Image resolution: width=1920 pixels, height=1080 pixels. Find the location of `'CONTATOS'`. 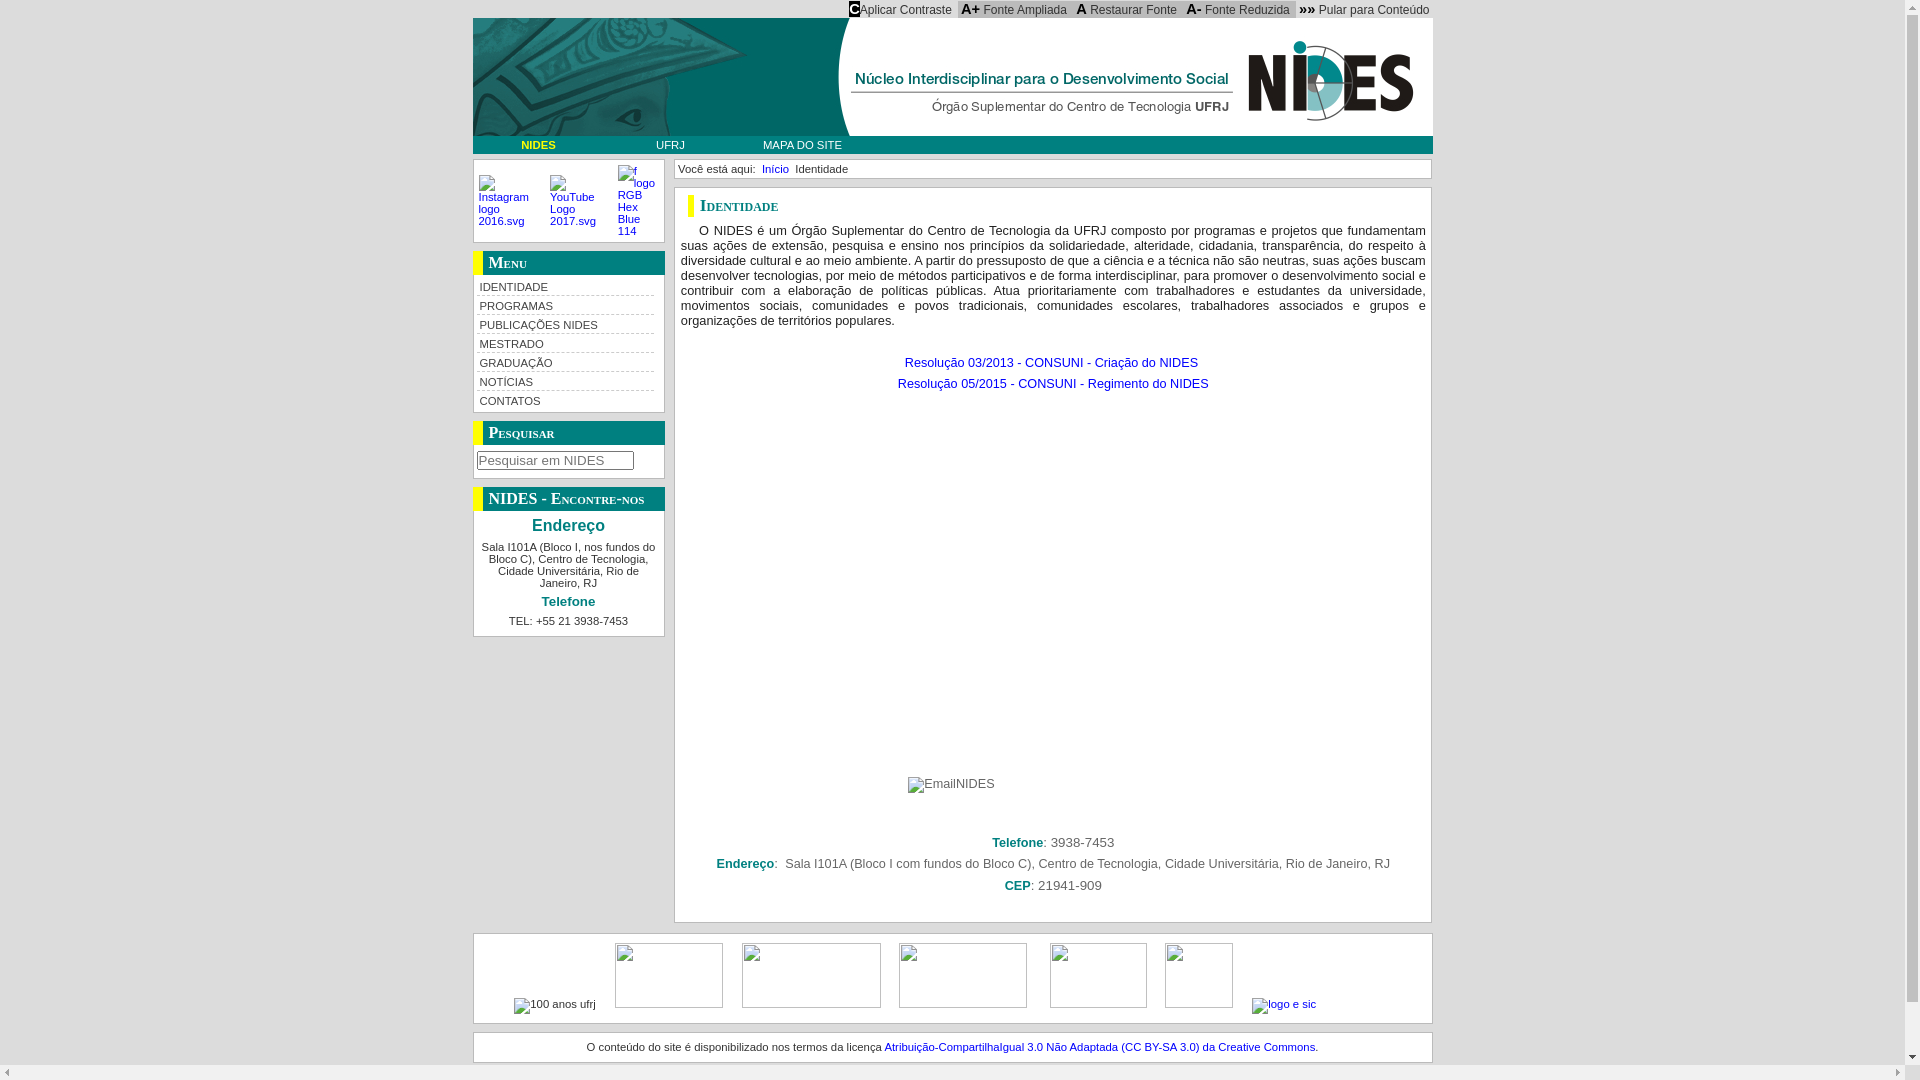

'CONTATOS' is located at coordinates (564, 399).